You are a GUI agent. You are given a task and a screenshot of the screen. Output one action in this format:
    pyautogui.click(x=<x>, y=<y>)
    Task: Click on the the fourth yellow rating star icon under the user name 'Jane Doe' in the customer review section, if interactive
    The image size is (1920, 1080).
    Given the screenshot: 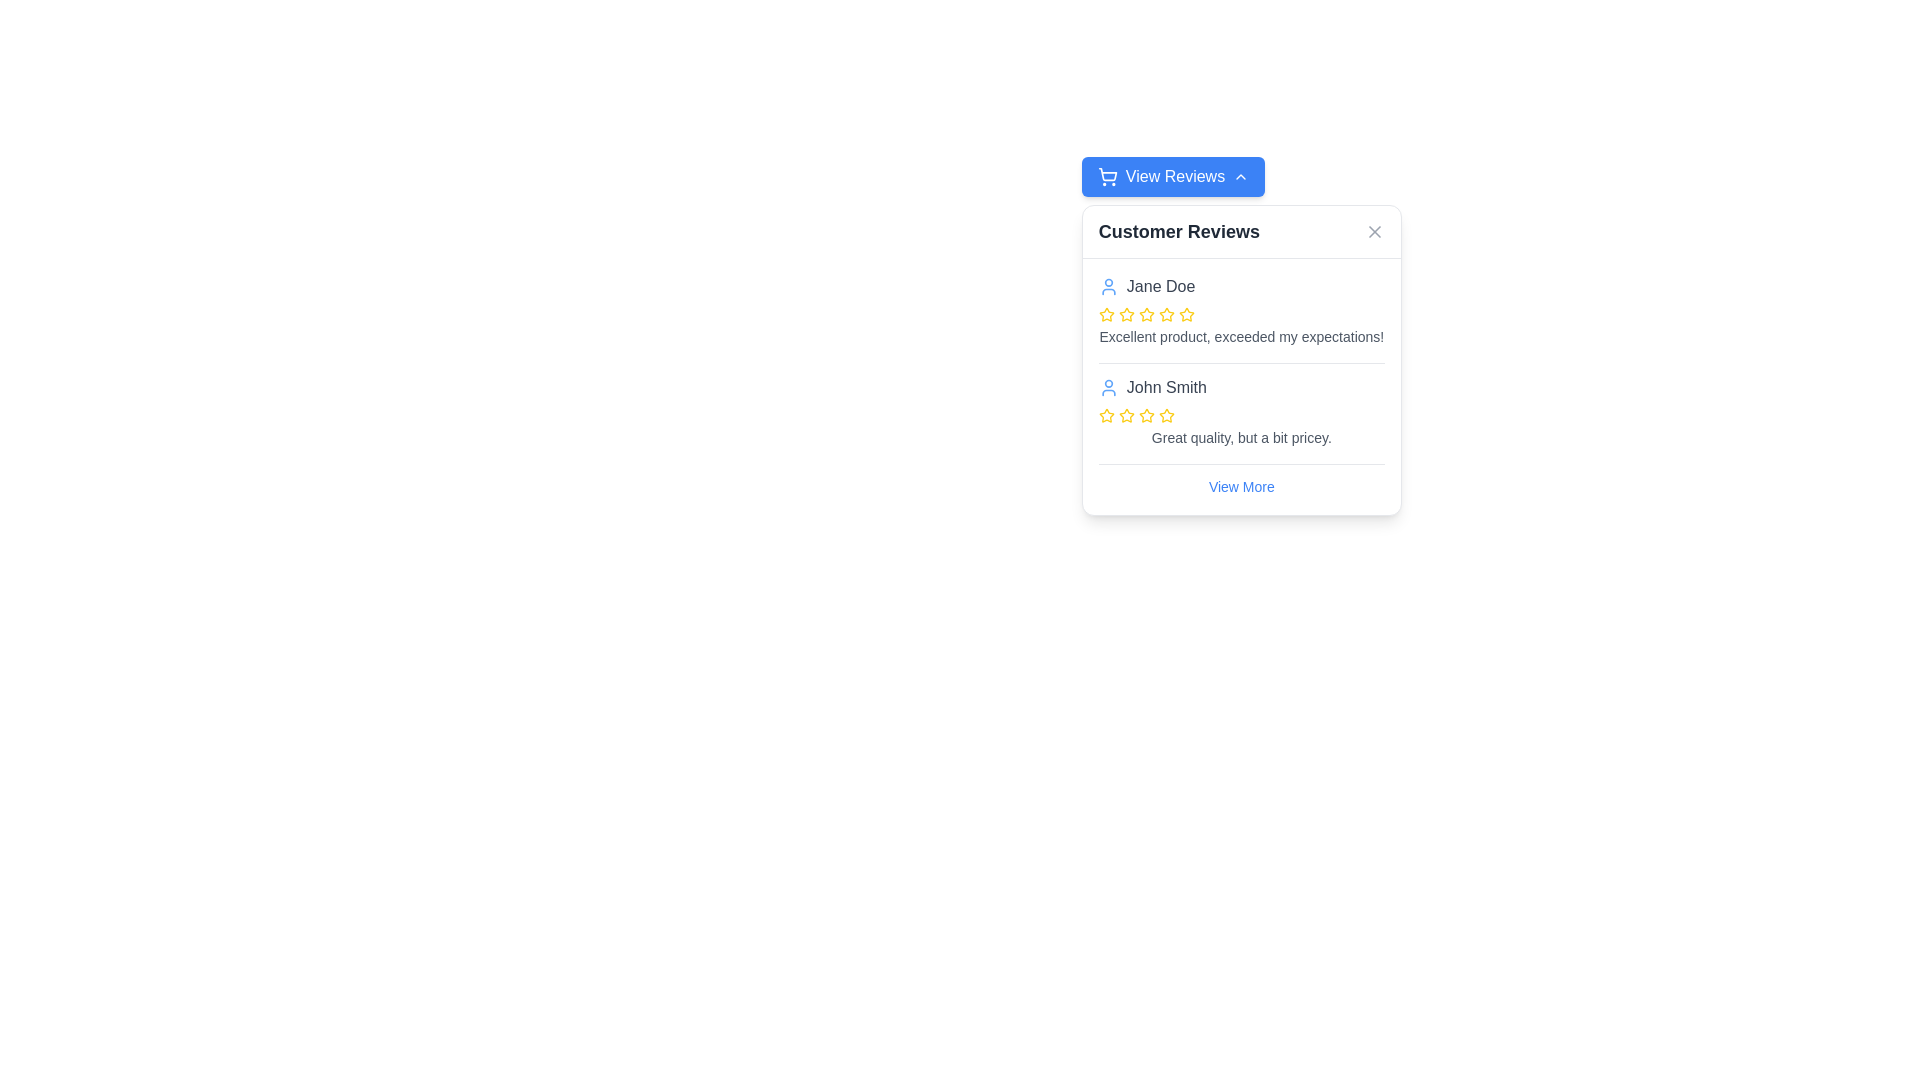 What is the action you would take?
    pyautogui.click(x=1146, y=315)
    